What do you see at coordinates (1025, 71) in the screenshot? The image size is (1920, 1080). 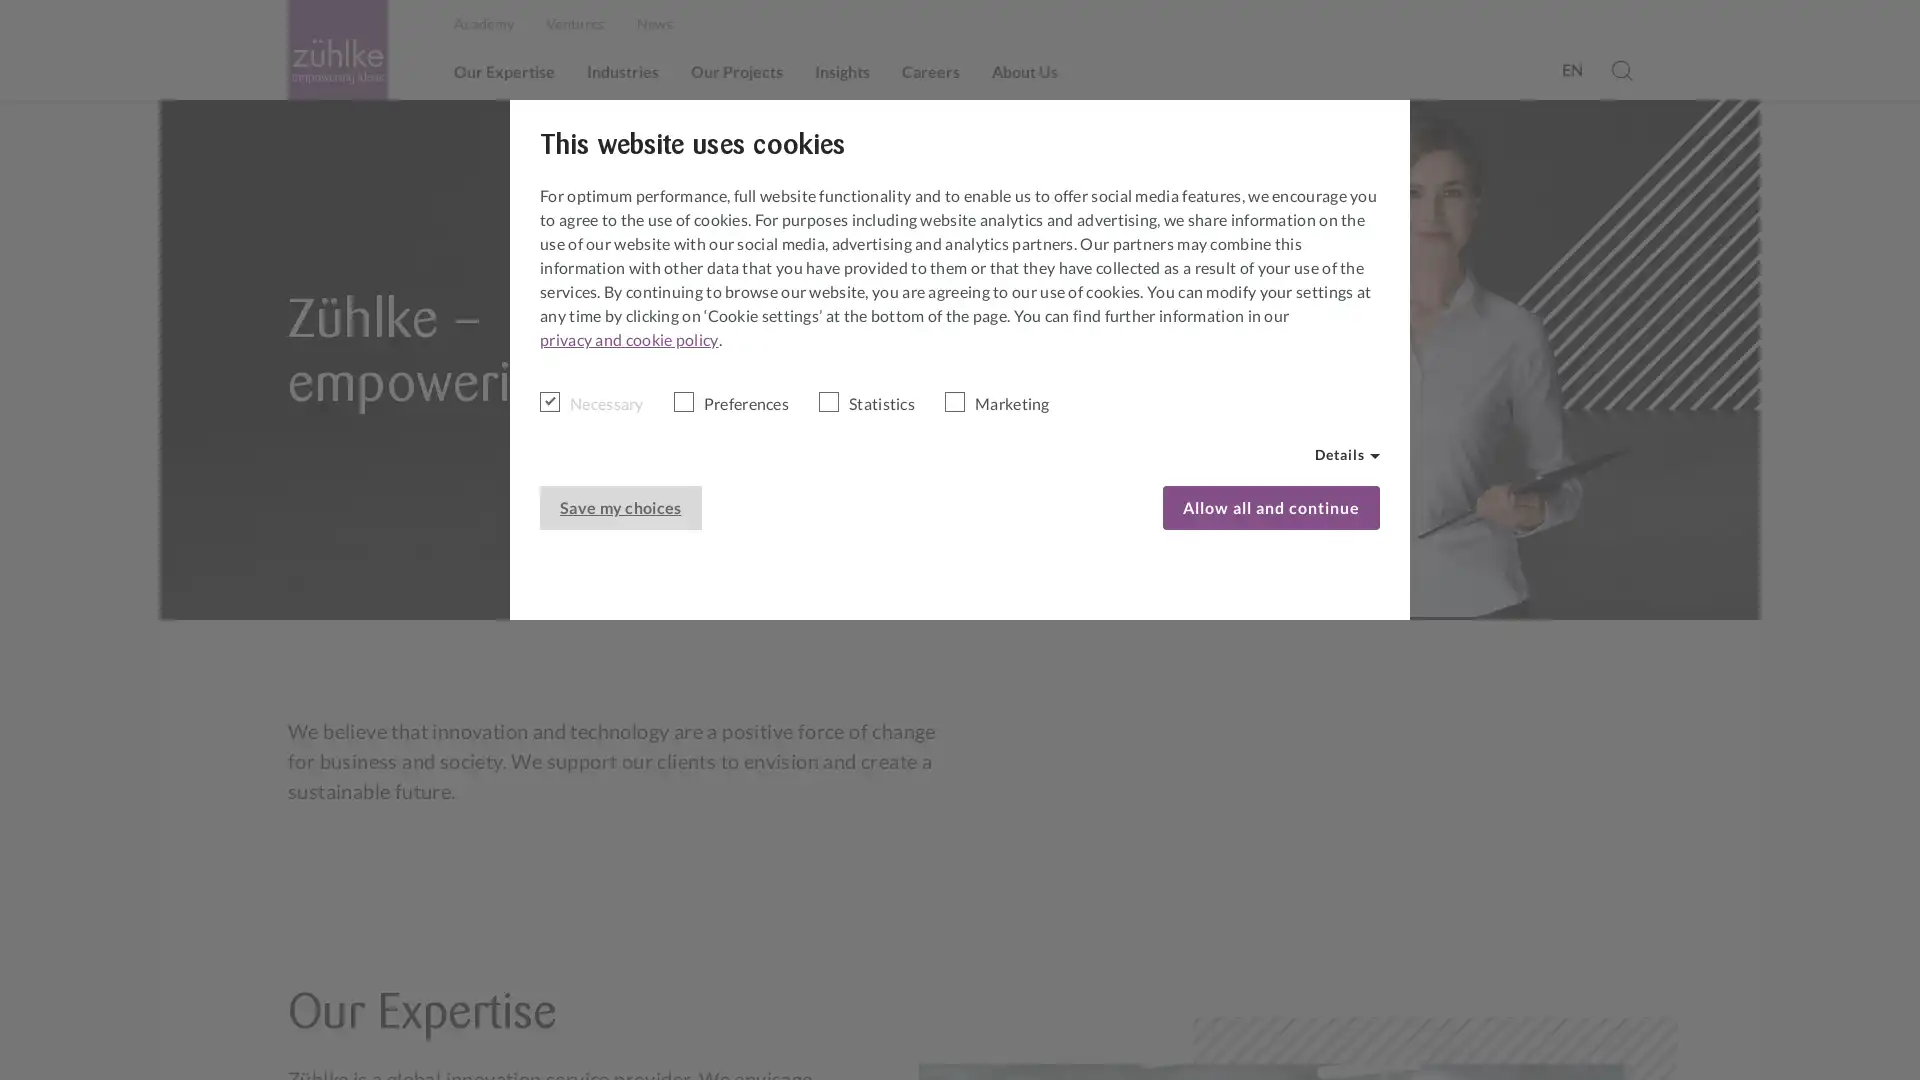 I see `About Us` at bounding box center [1025, 71].